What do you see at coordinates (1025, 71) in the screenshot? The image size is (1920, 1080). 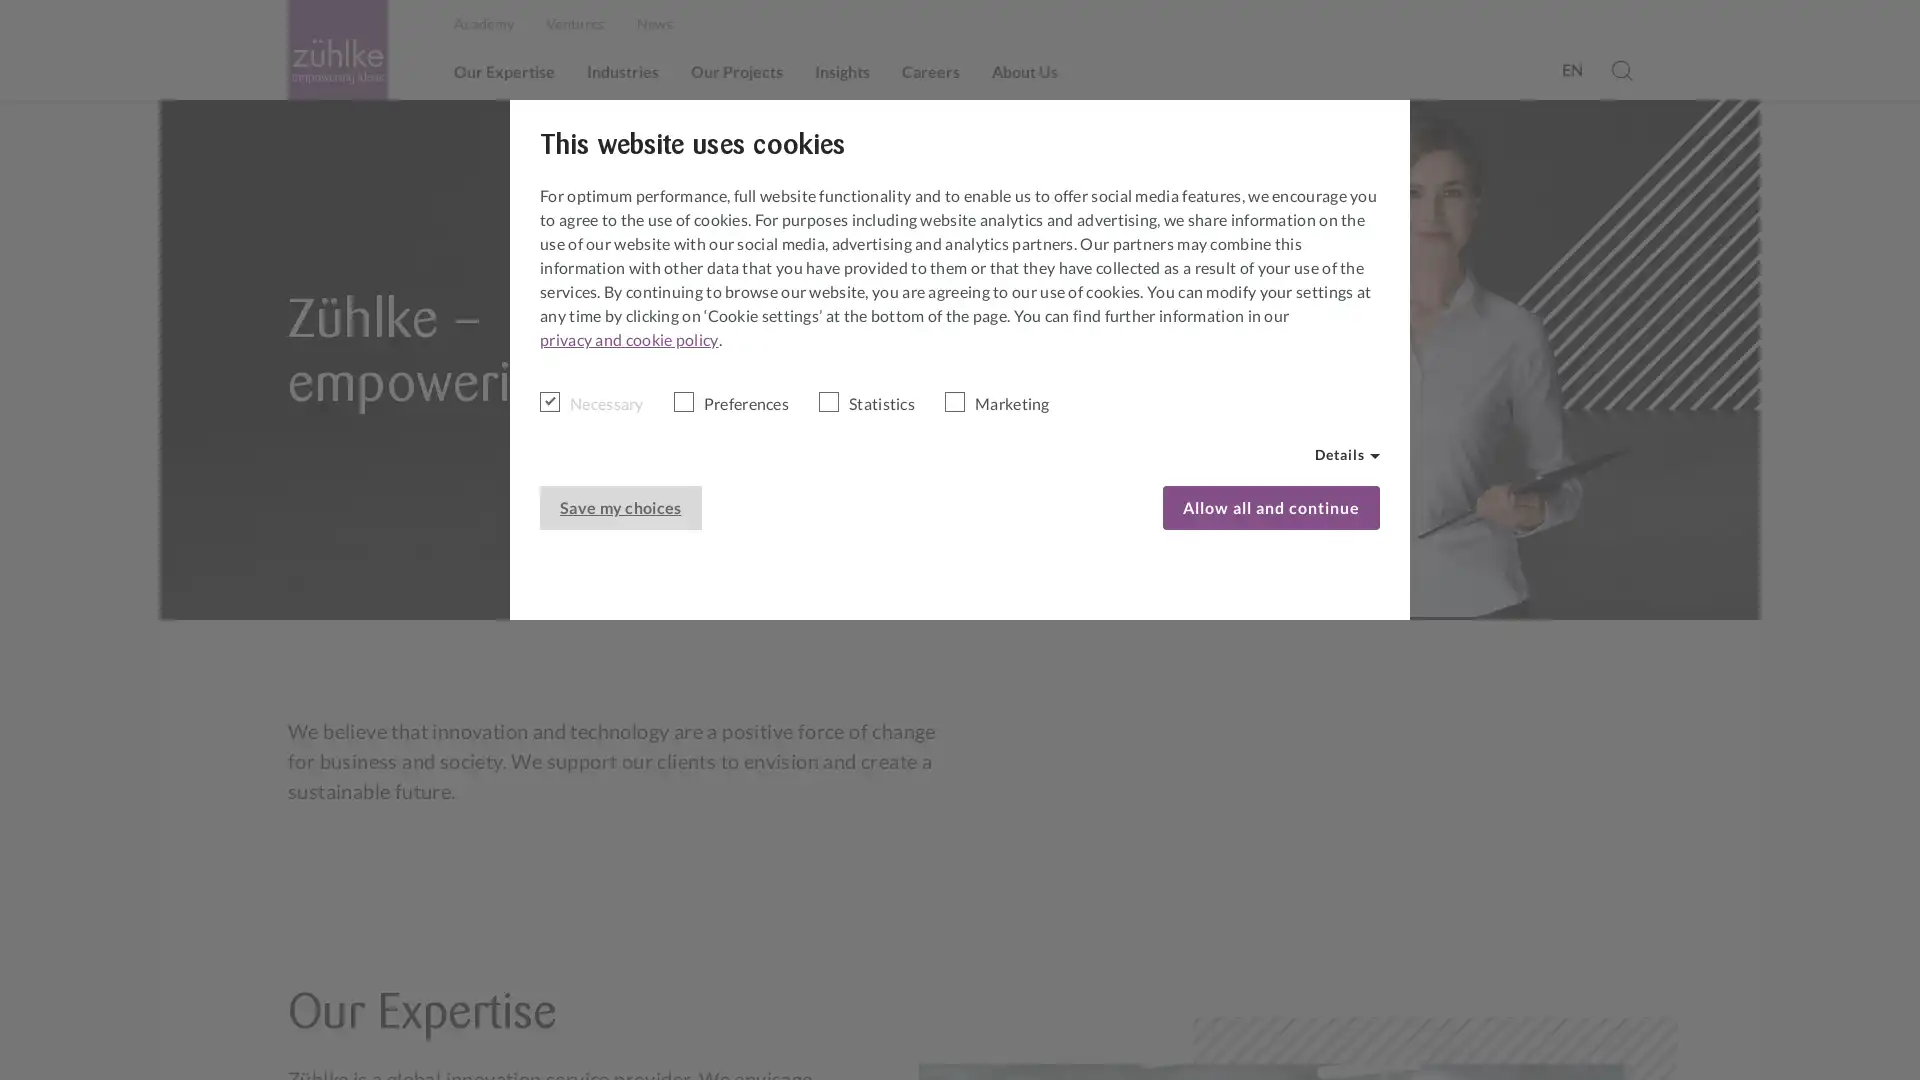 I see `About Us` at bounding box center [1025, 71].